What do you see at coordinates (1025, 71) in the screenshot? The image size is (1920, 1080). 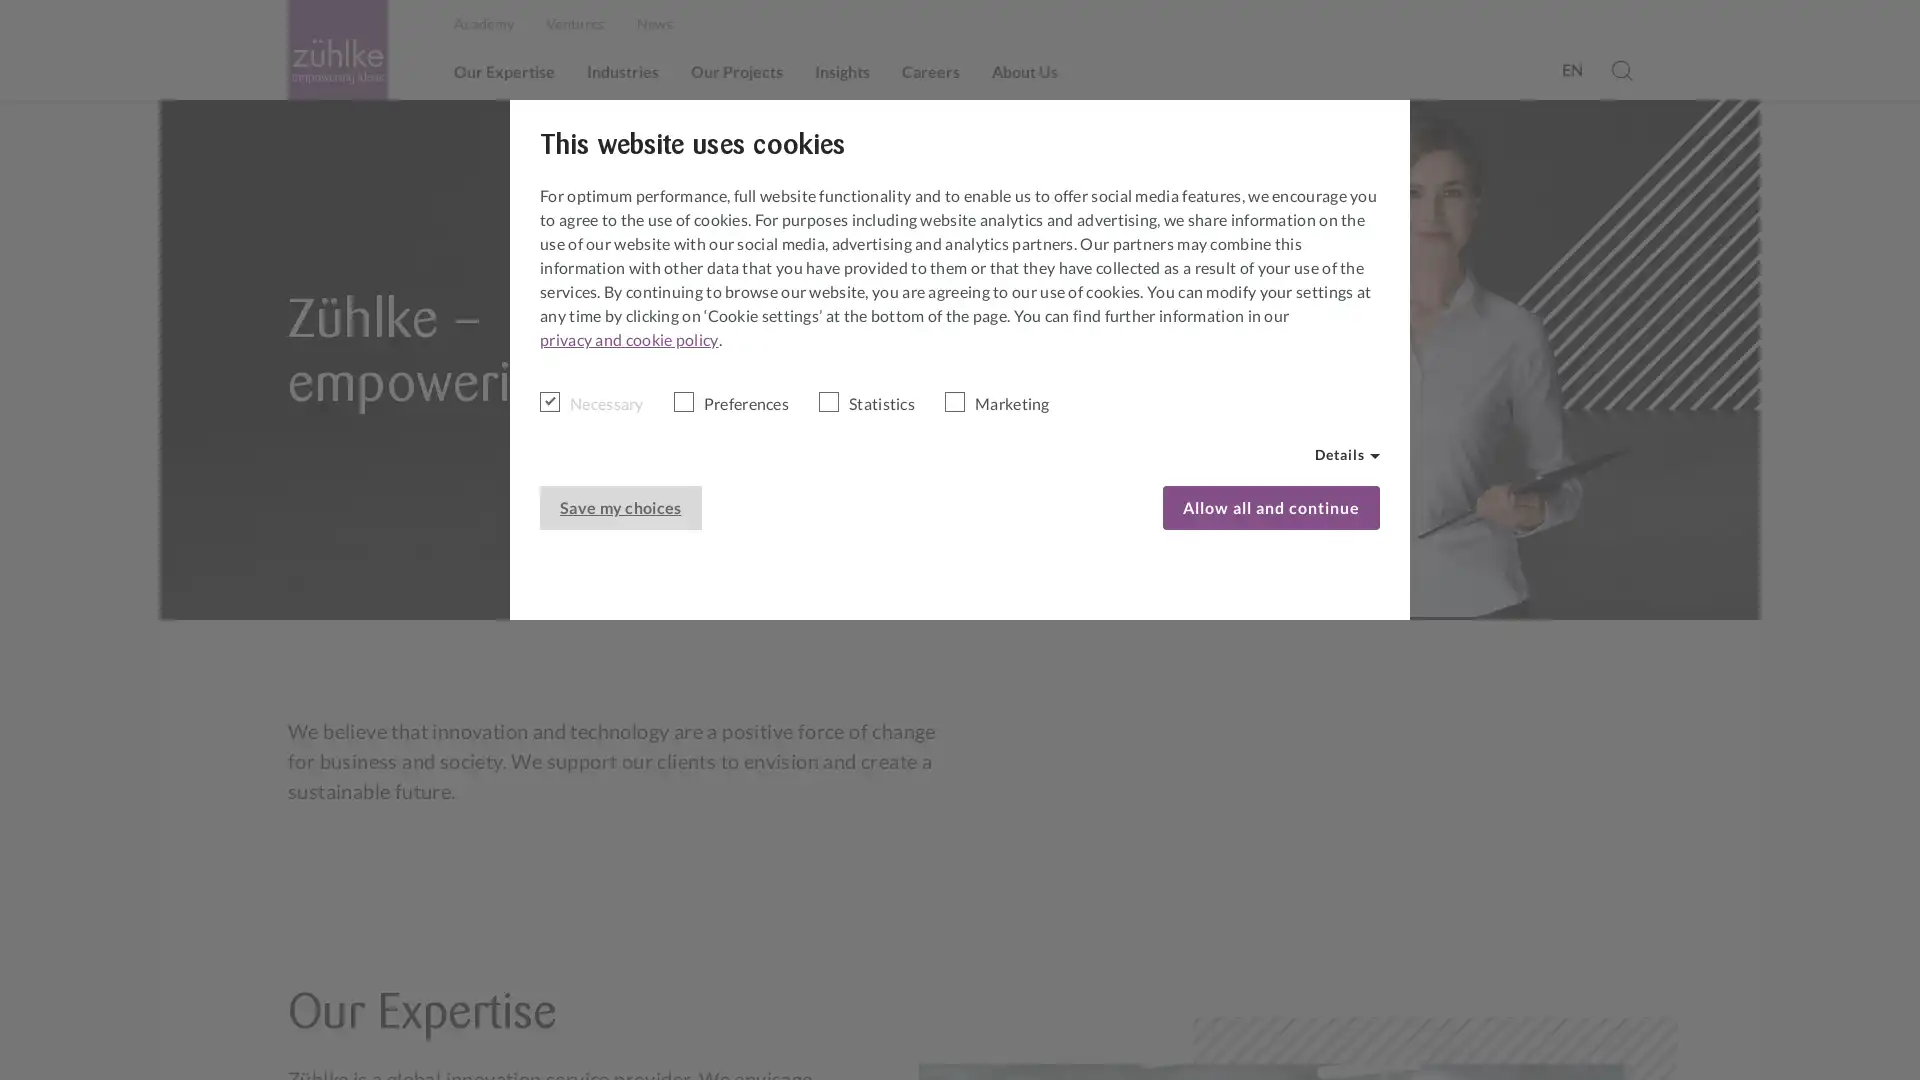 I see `About Us` at bounding box center [1025, 71].